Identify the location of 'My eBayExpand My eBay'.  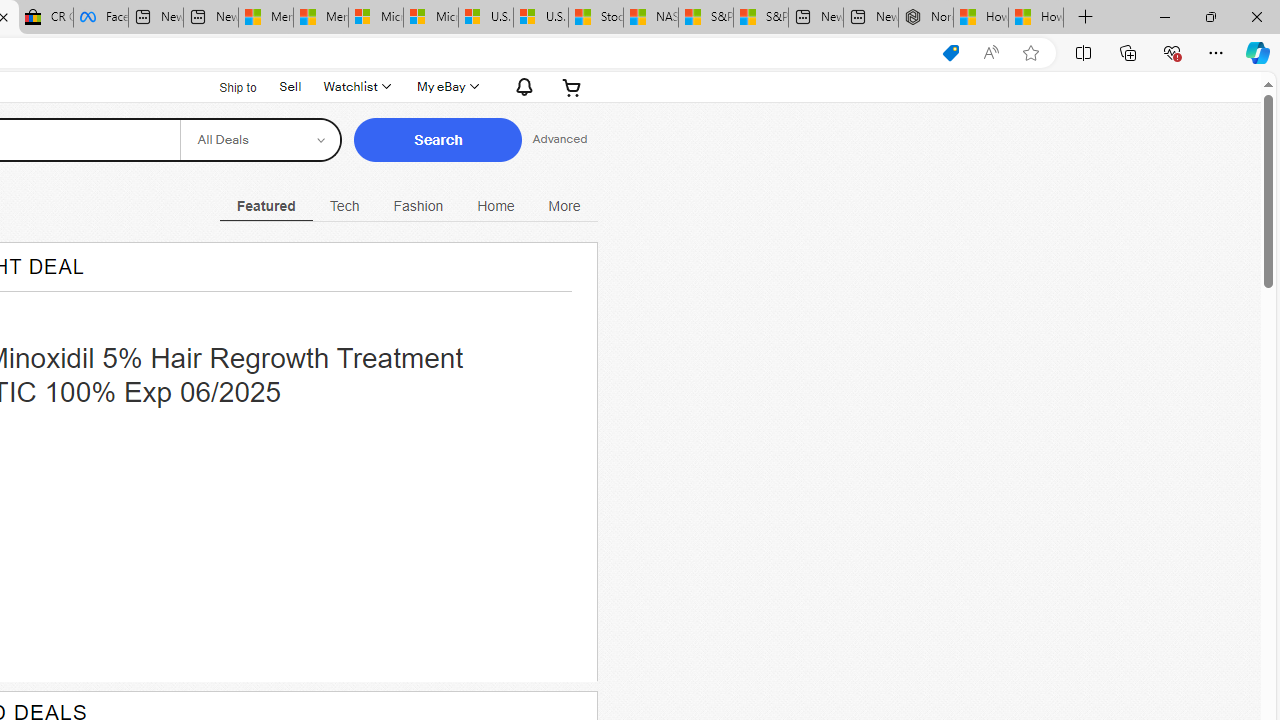
(445, 86).